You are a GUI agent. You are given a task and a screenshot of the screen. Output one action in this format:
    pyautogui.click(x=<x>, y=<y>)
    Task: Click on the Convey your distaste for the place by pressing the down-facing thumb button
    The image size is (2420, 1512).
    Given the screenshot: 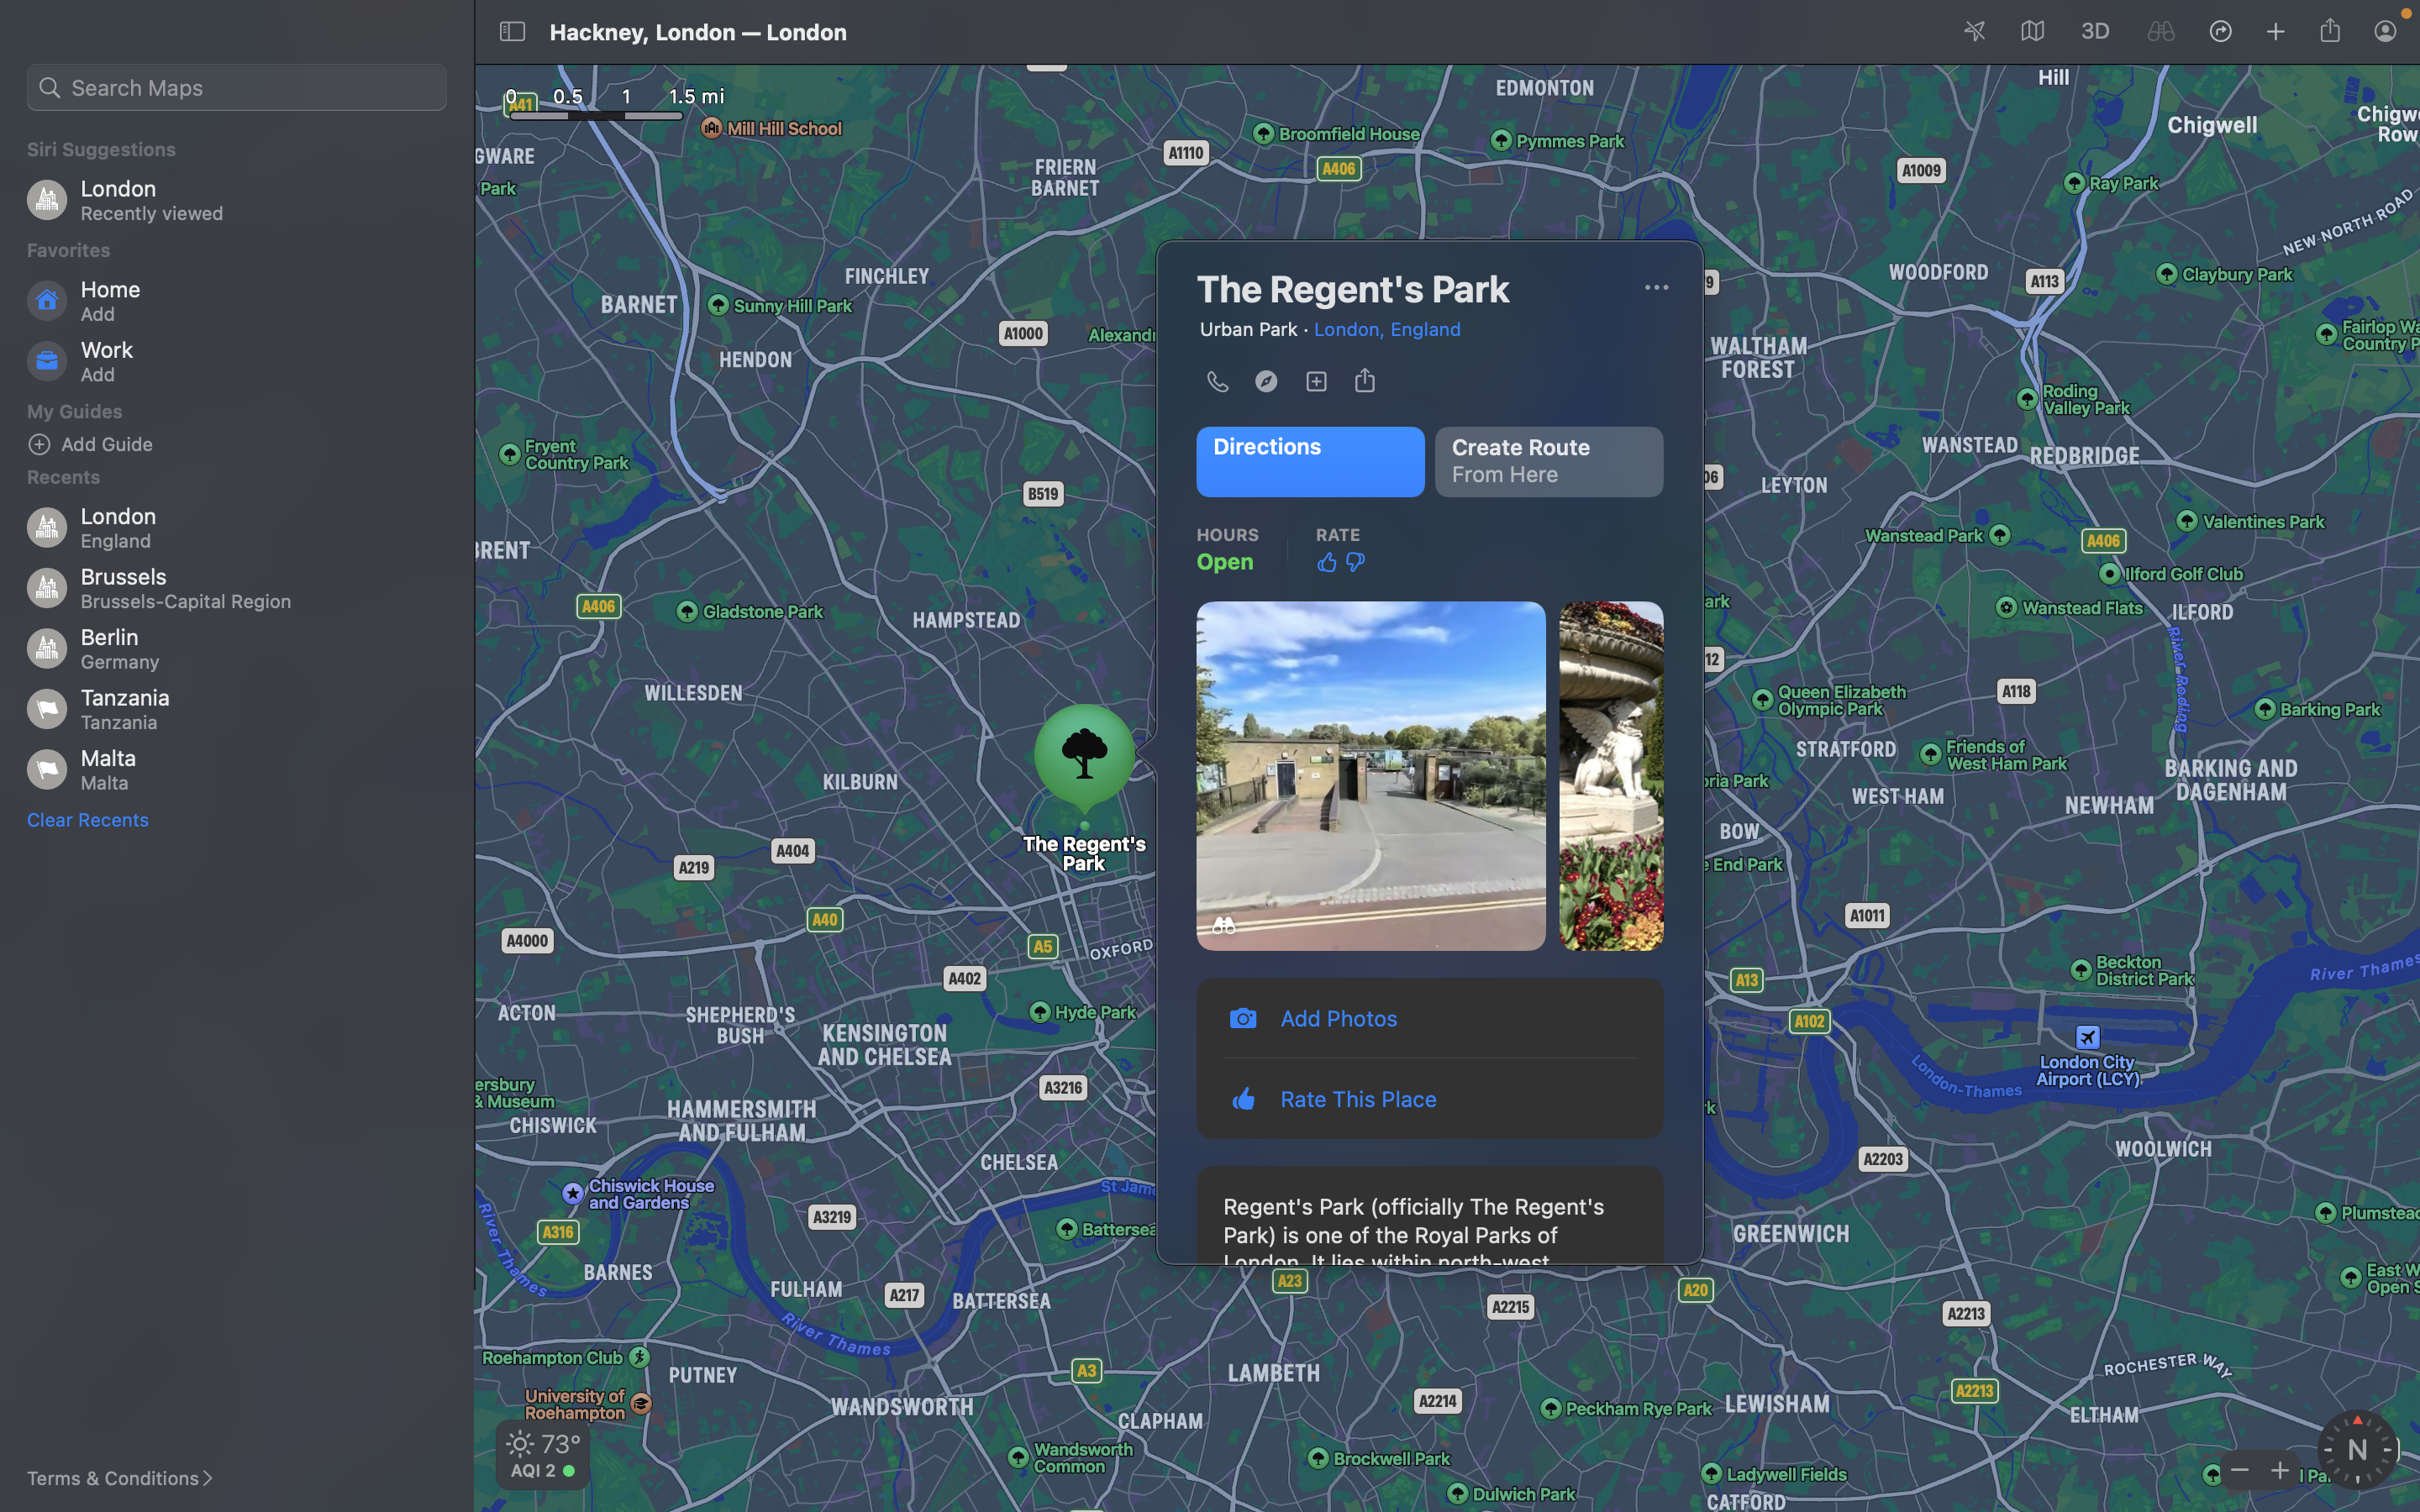 What is the action you would take?
    pyautogui.click(x=1354, y=563)
    